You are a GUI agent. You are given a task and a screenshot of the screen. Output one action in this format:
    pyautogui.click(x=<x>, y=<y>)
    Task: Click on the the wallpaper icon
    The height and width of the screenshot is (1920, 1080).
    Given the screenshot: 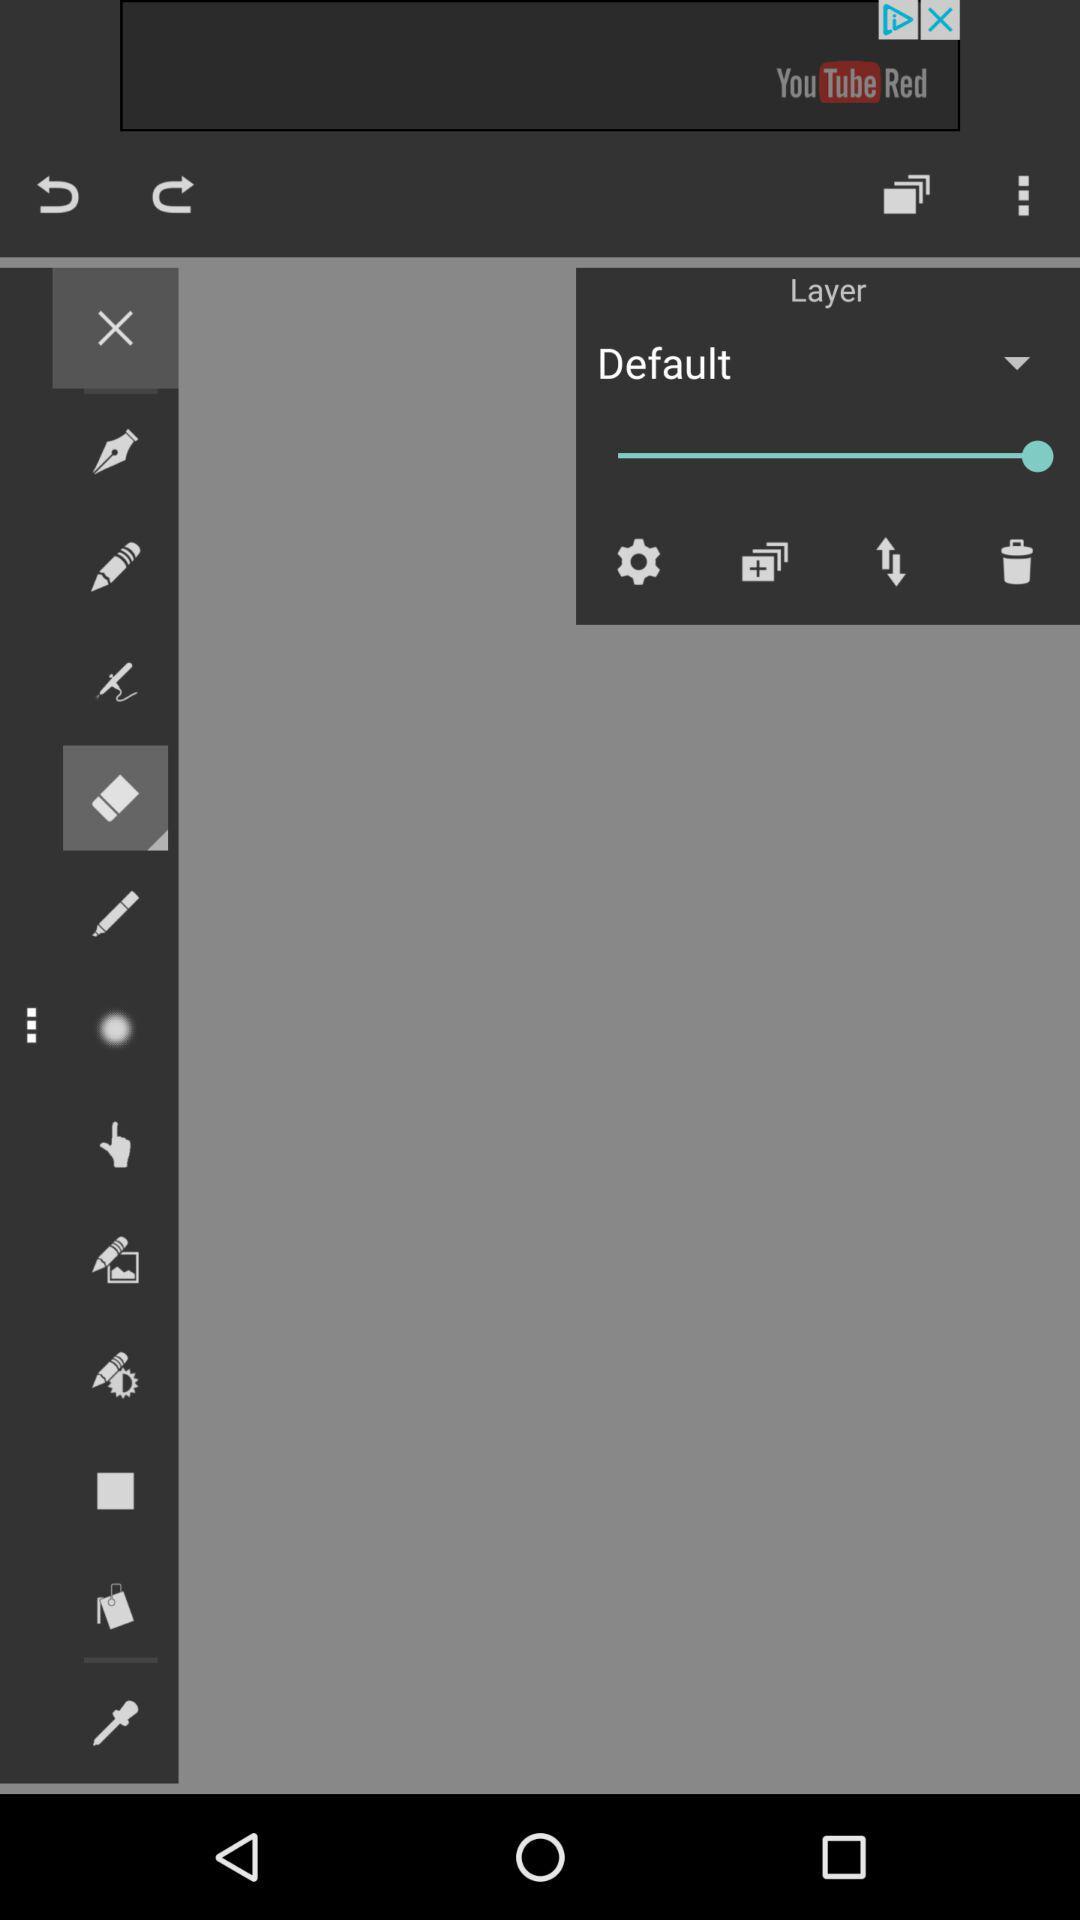 What is the action you would take?
    pyautogui.click(x=115, y=1258)
    